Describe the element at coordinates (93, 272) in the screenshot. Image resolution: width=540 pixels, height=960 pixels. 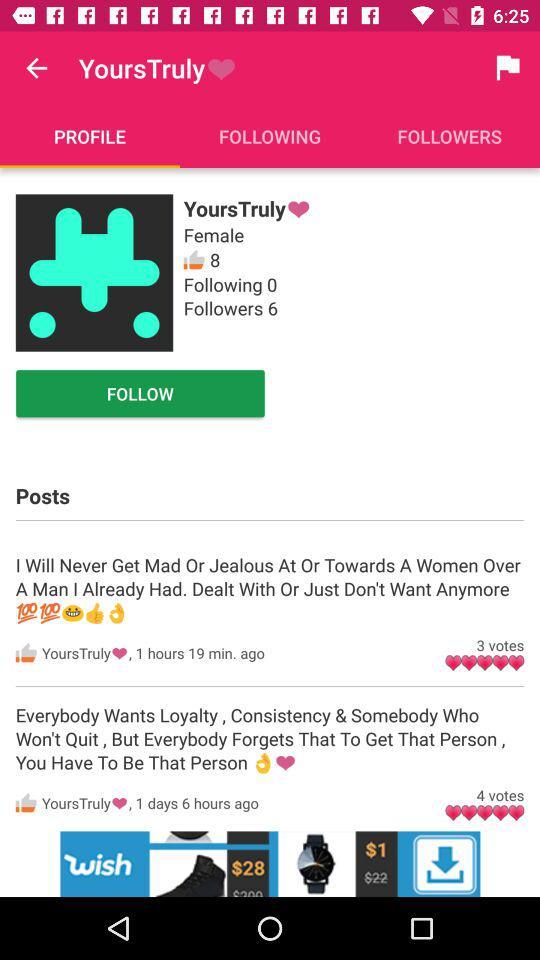
I see `profile image area` at that location.